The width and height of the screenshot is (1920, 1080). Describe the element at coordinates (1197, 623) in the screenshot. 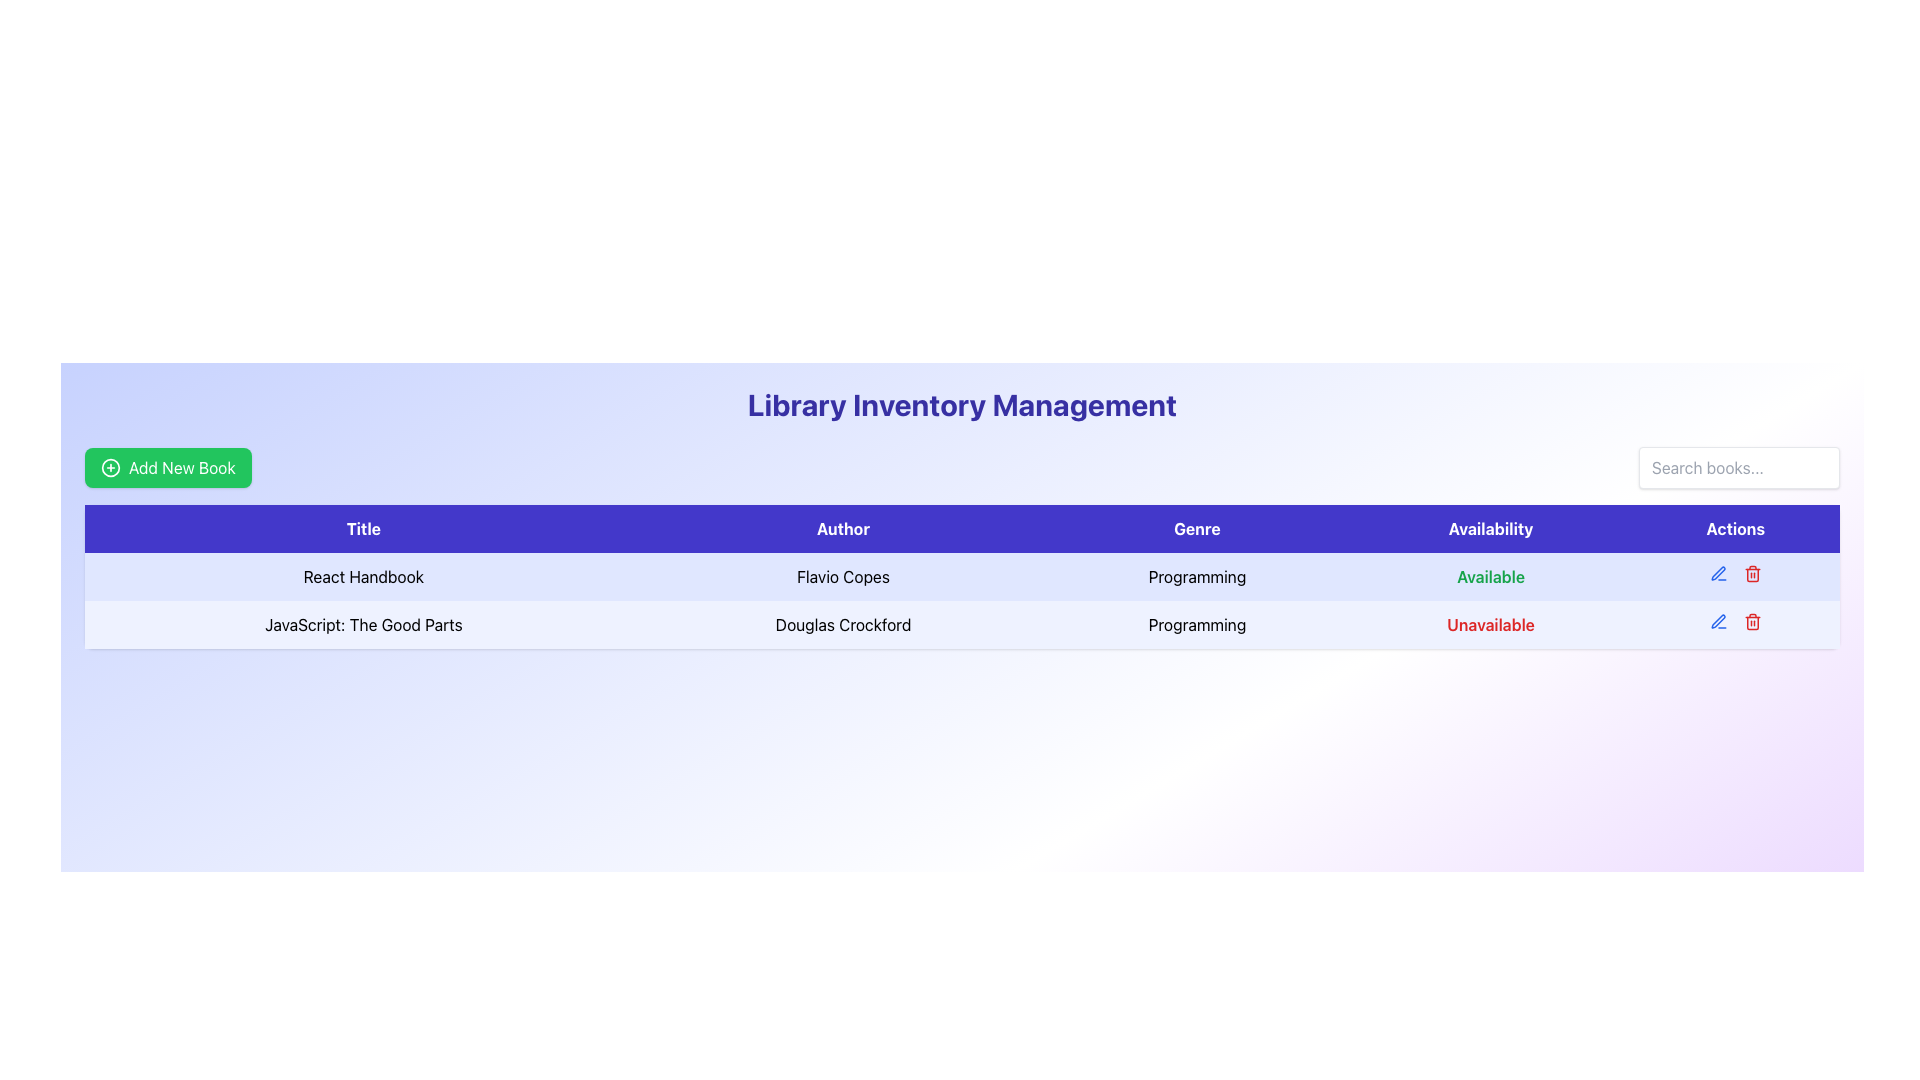

I see `the Static Text Label that denotes the genre of the book 'JavaScript: The Good Parts' by 'Douglas Crockford' located in the third column of its row` at that location.